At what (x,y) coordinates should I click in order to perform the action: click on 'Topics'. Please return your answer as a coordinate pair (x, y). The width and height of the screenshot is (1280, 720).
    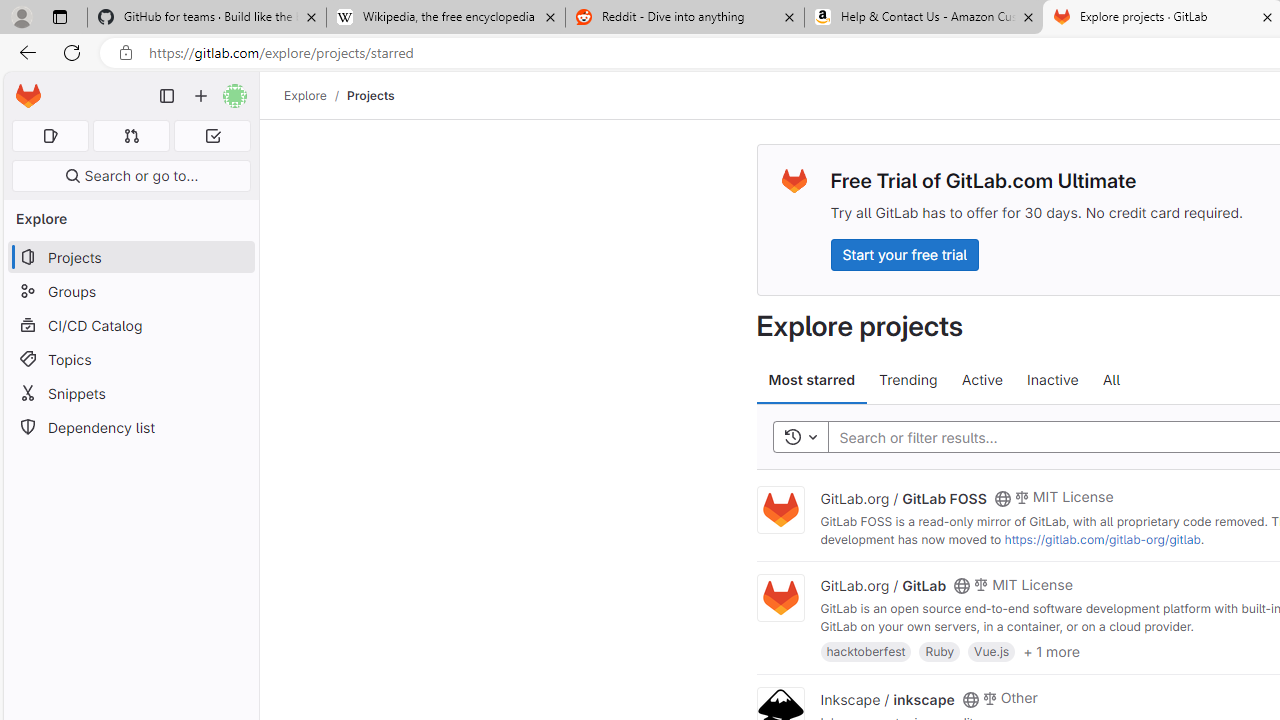
    Looking at the image, I should click on (130, 358).